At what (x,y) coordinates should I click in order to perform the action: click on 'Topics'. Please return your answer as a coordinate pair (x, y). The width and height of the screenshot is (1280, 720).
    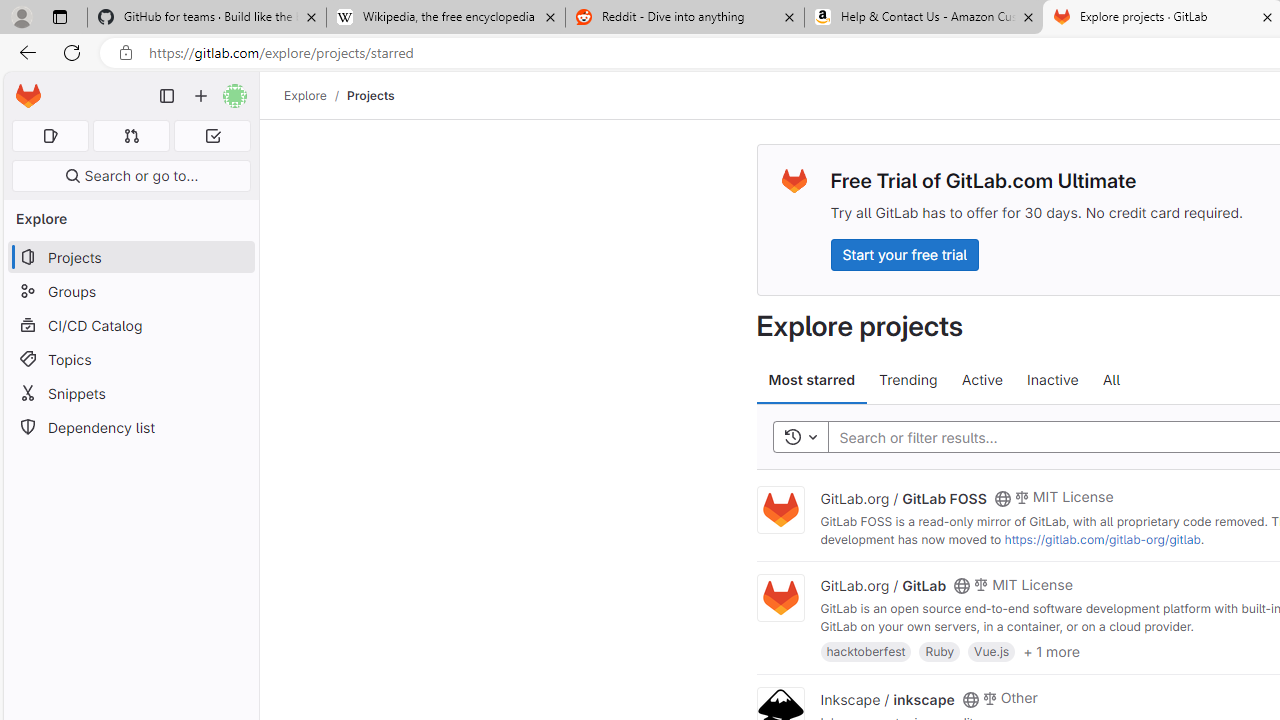
    Looking at the image, I should click on (130, 358).